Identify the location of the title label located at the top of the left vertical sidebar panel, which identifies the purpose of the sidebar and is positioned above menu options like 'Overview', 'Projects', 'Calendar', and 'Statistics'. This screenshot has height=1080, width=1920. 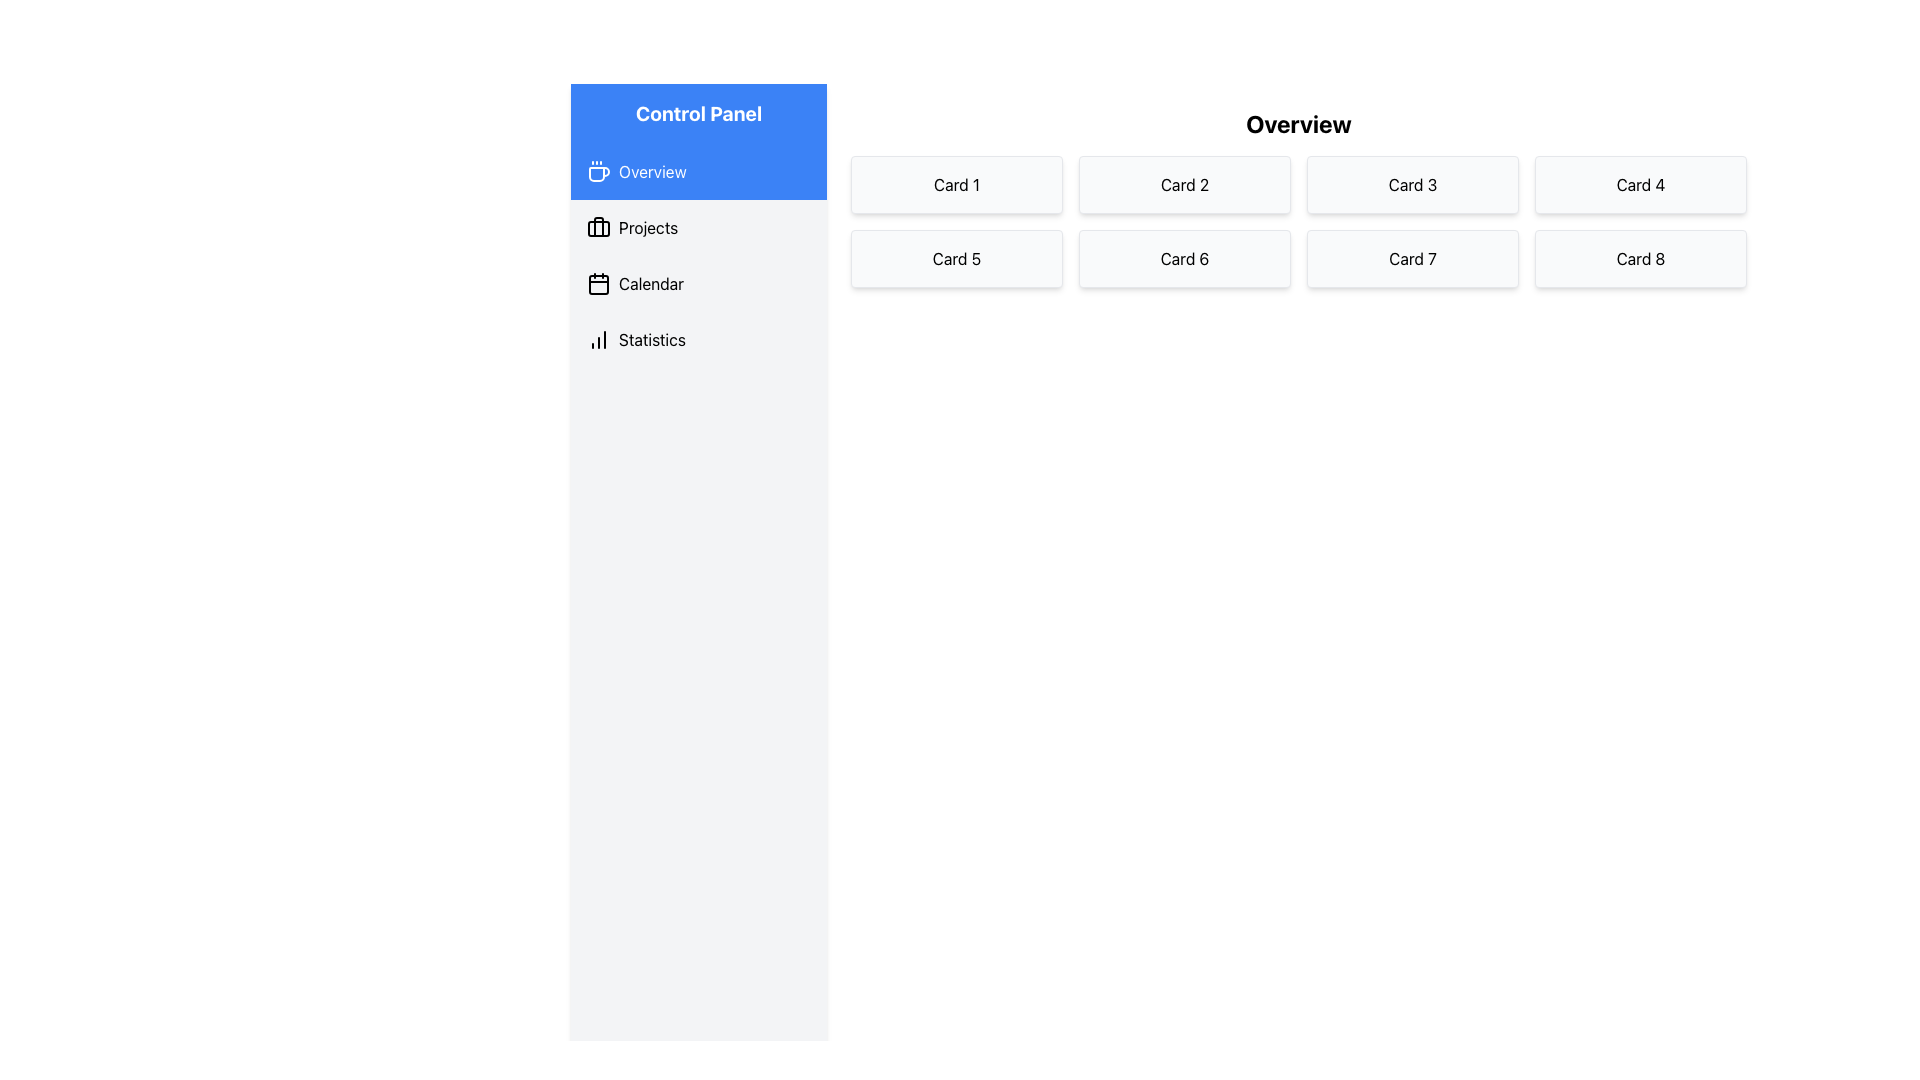
(699, 114).